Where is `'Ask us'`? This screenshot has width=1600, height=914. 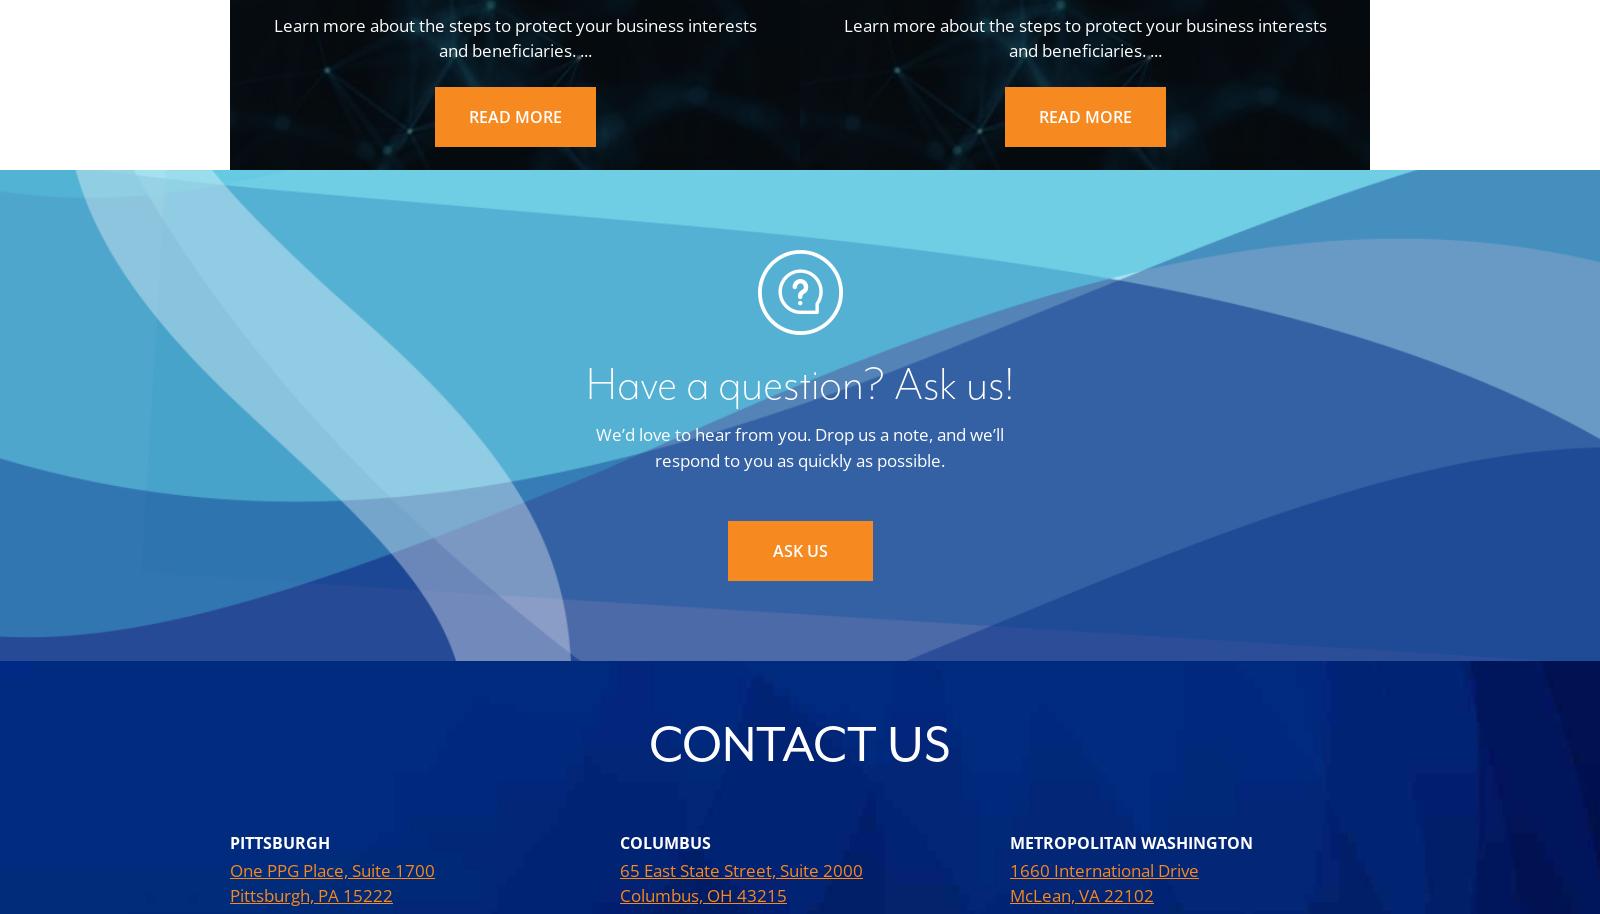
'Ask us' is located at coordinates (772, 550).